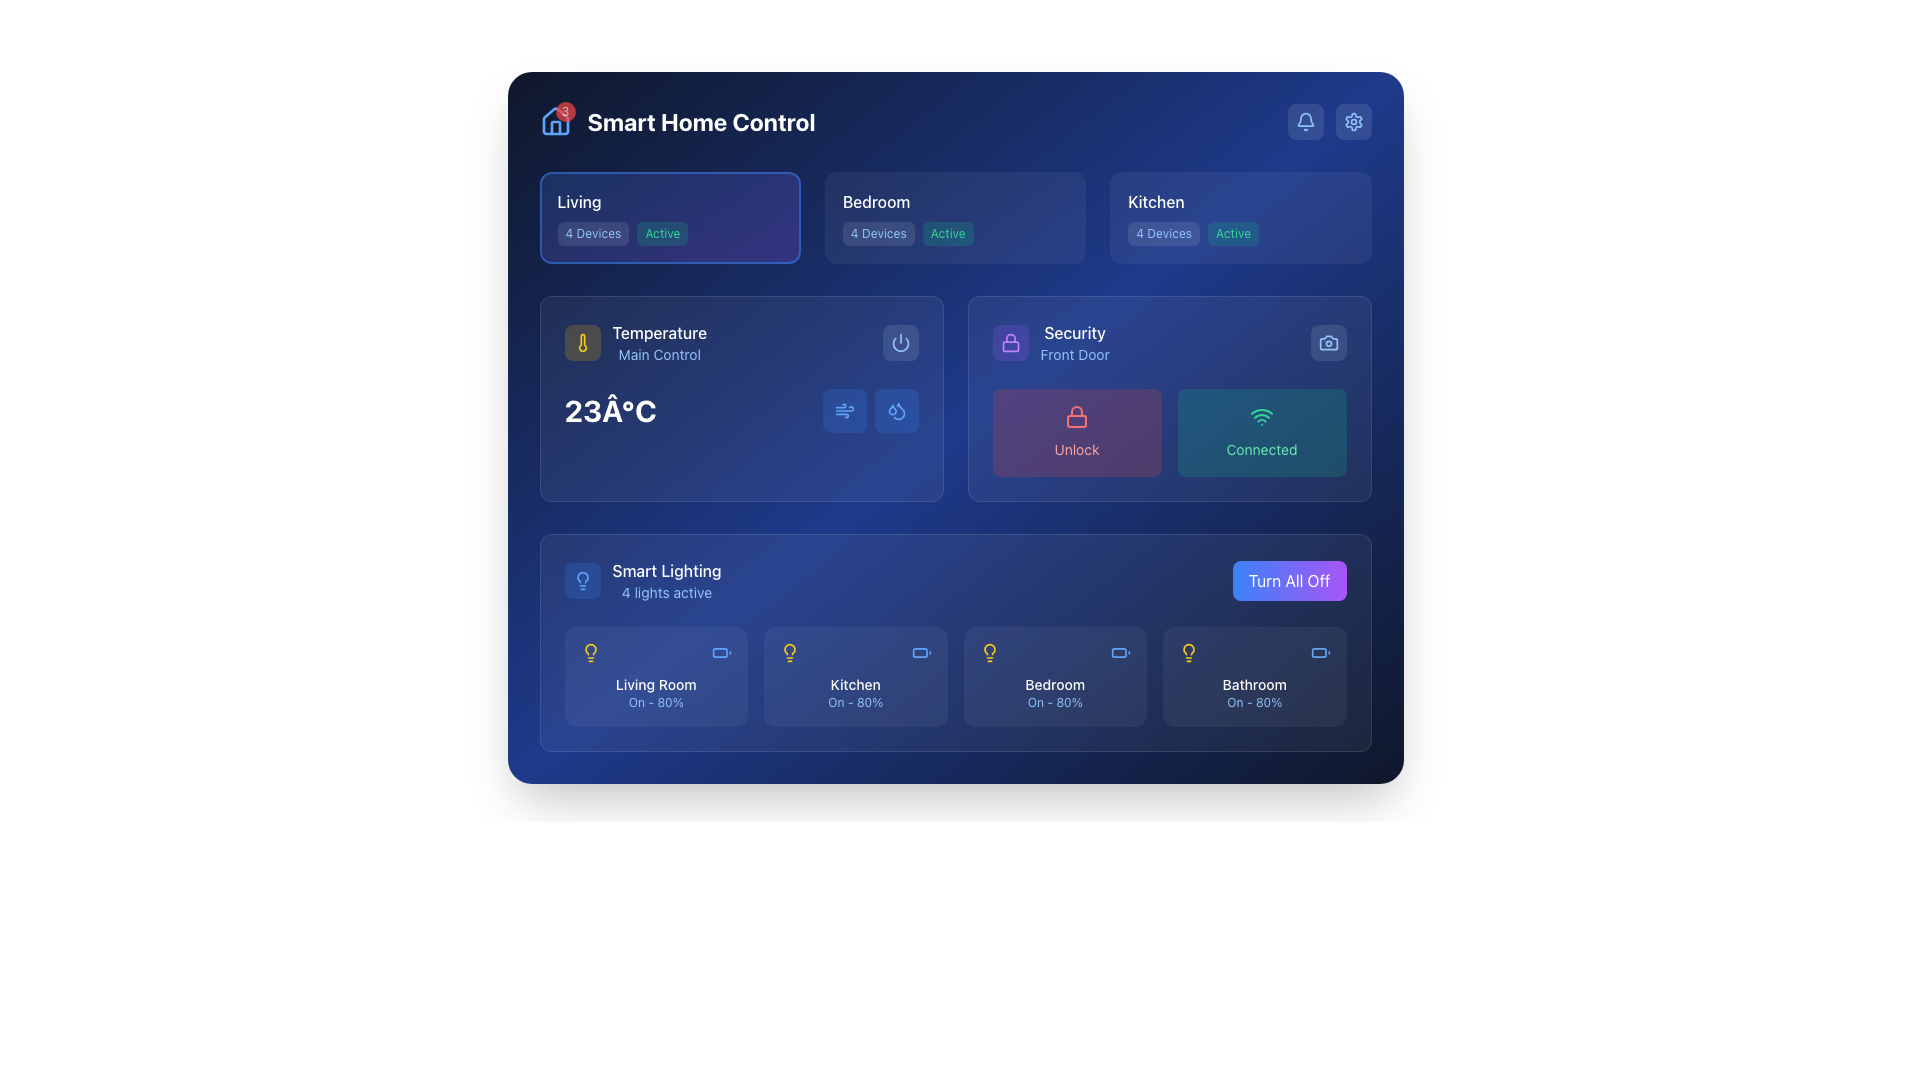  Describe the element at coordinates (844, 410) in the screenshot. I see `the light-blue wind-related icon with three horizontal wavy lines located within the blue-themed UI component to the right of the main temperature reading '23°C'` at that location.